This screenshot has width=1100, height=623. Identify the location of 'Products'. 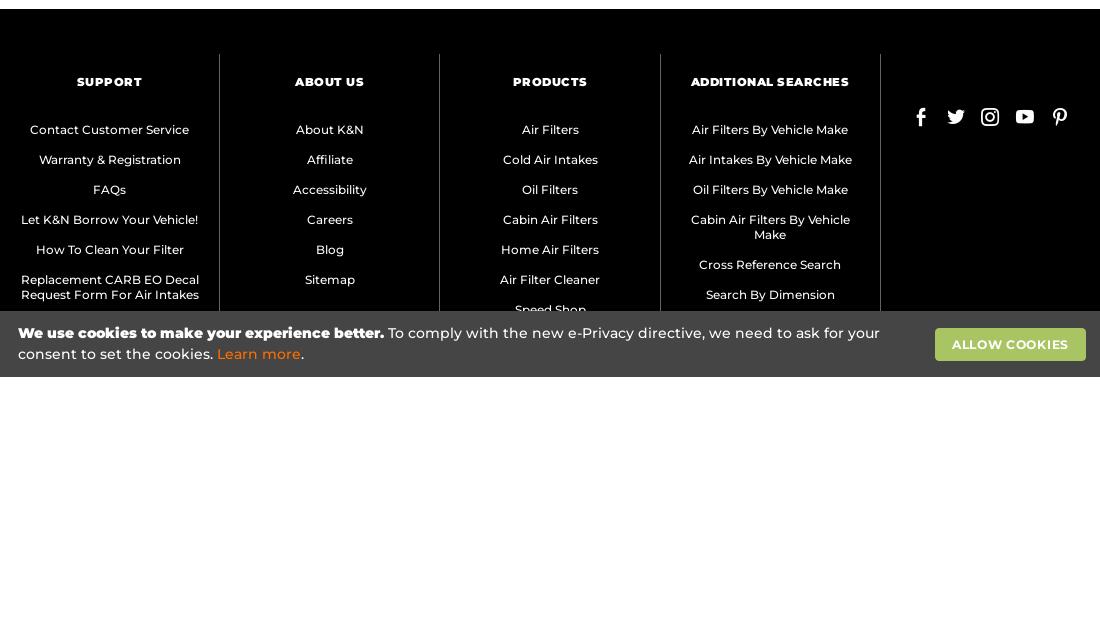
(549, 81).